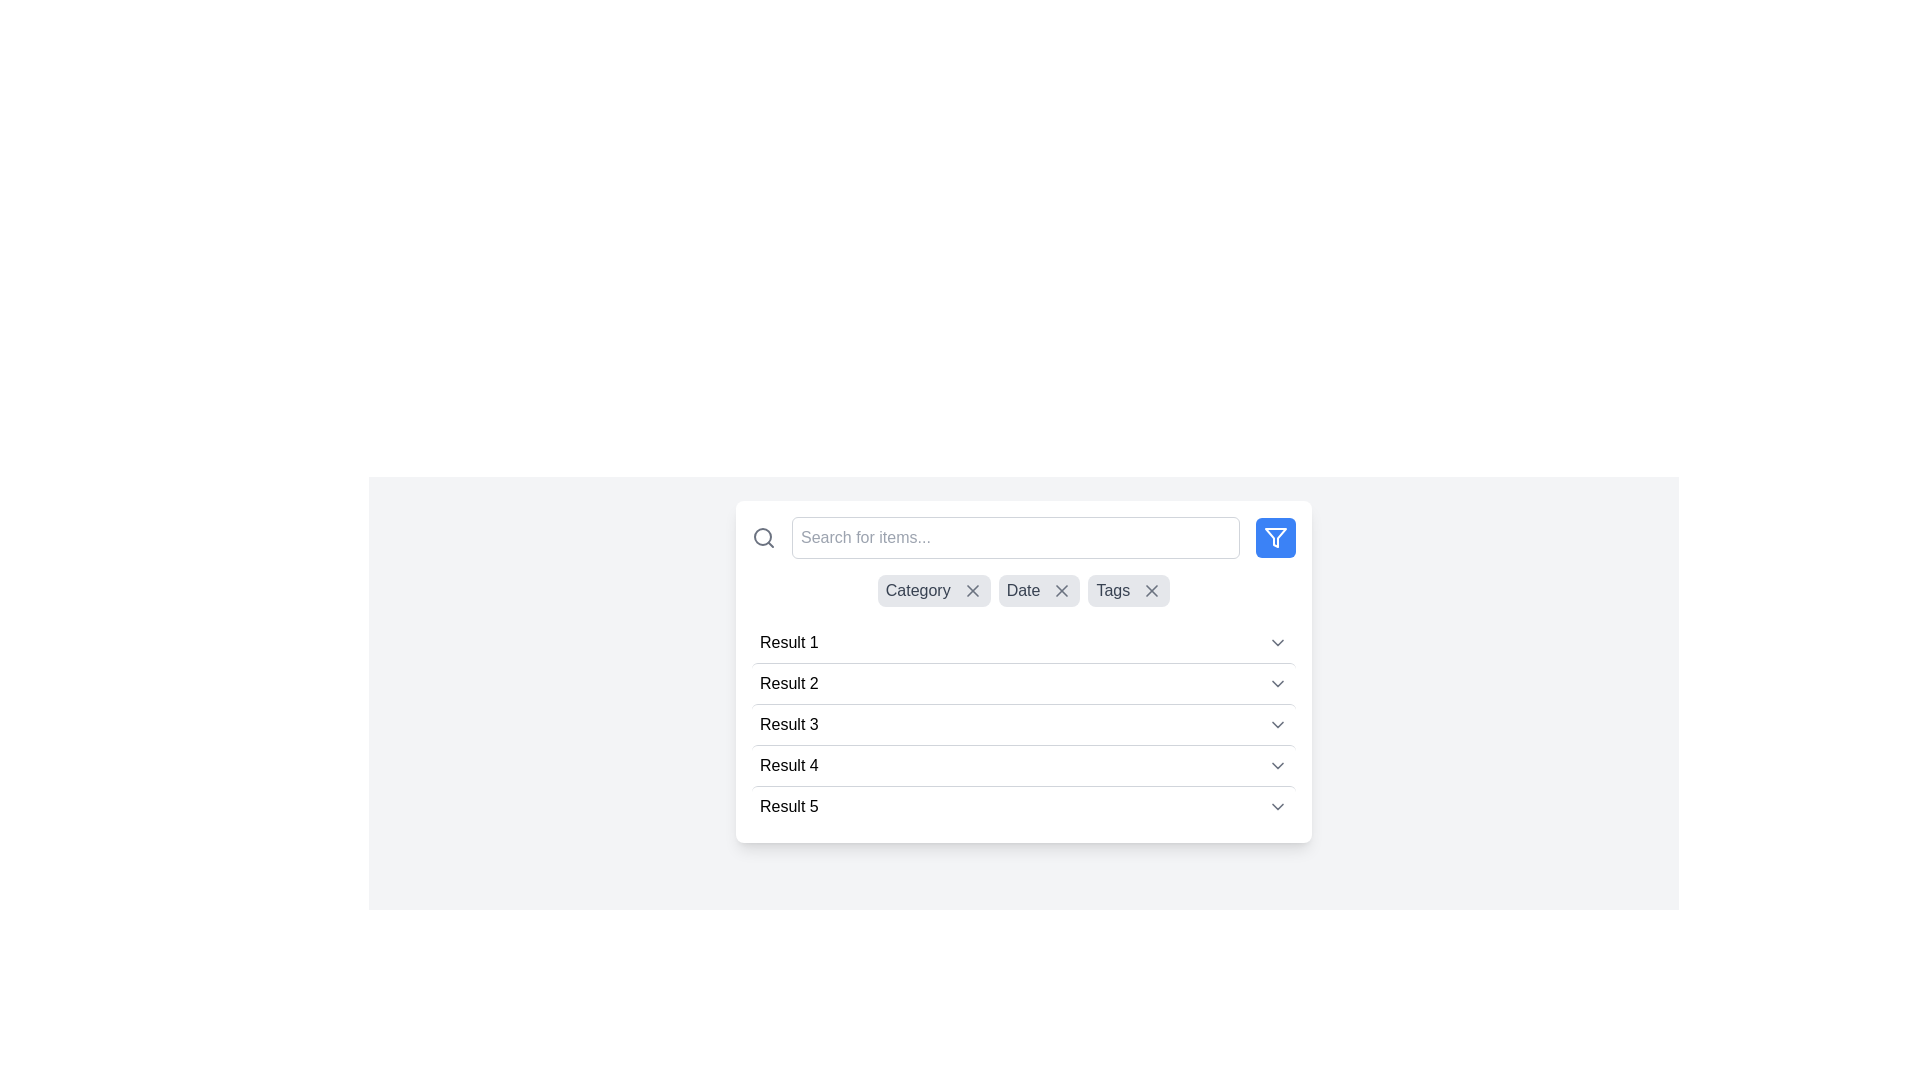  What do you see at coordinates (1039, 589) in the screenshot?
I see `the 'X' icon on the removable tag labeled 'Date'` at bounding box center [1039, 589].